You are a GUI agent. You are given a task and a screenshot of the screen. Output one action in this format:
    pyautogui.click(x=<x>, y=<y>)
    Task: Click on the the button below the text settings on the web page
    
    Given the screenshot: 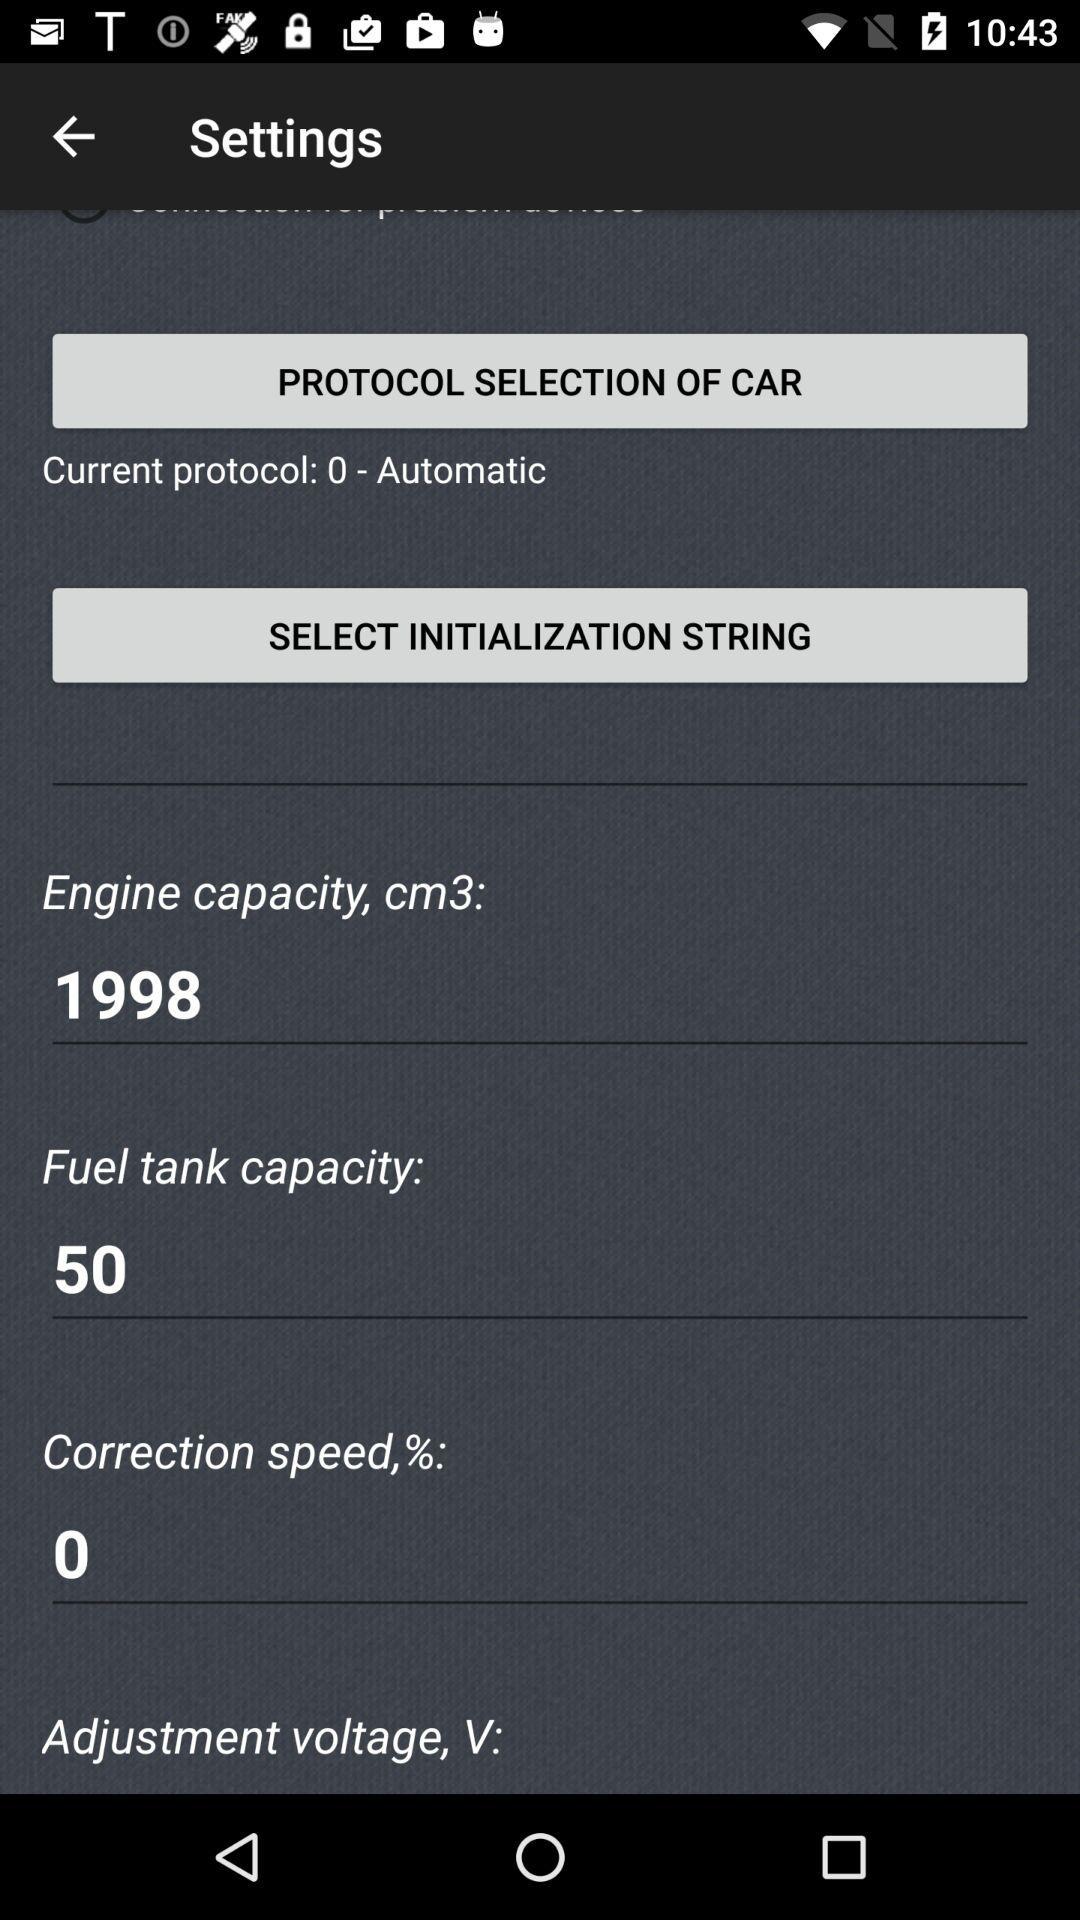 What is the action you would take?
    pyautogui.click(x=540, y=380)
    